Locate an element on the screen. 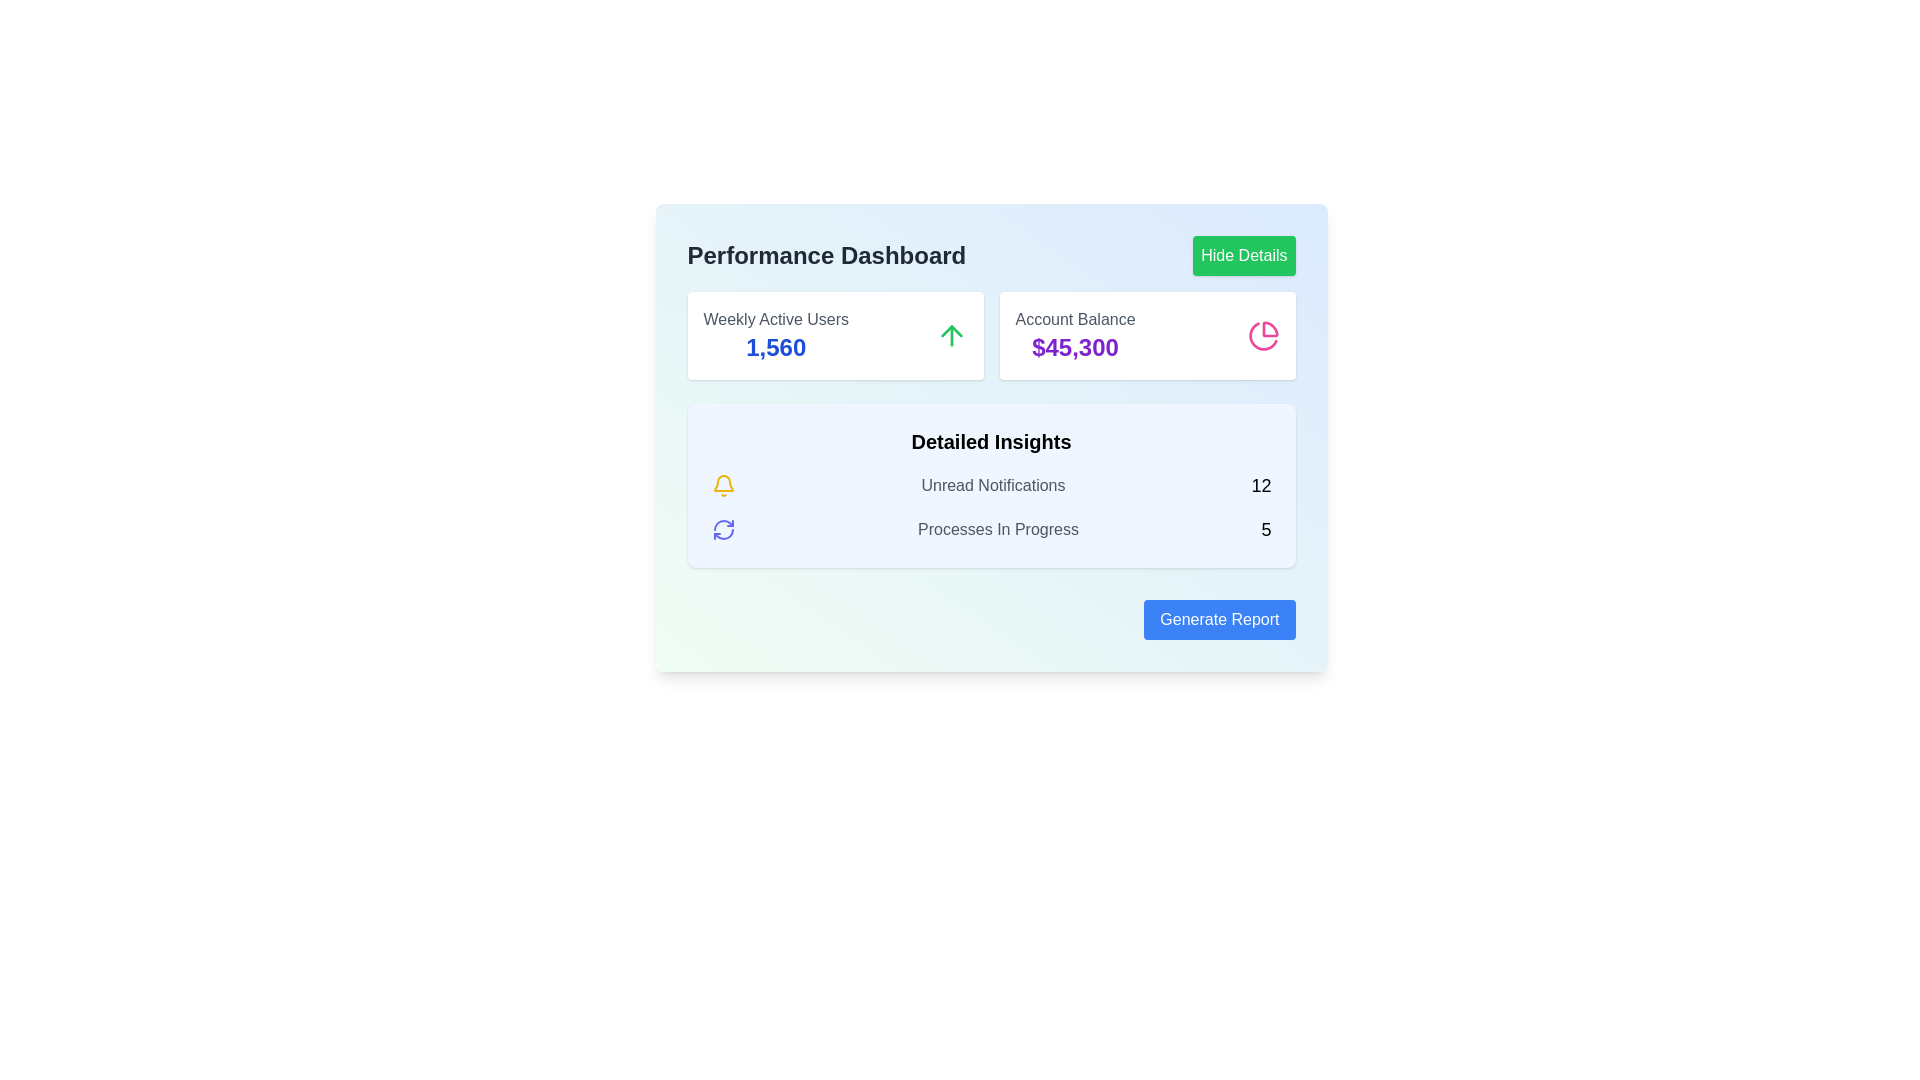  text display showing the account balance of '$45,300' located in the top center area of the interface, beneath the label 'Account Balance' is located at coordinates (1074, 346).